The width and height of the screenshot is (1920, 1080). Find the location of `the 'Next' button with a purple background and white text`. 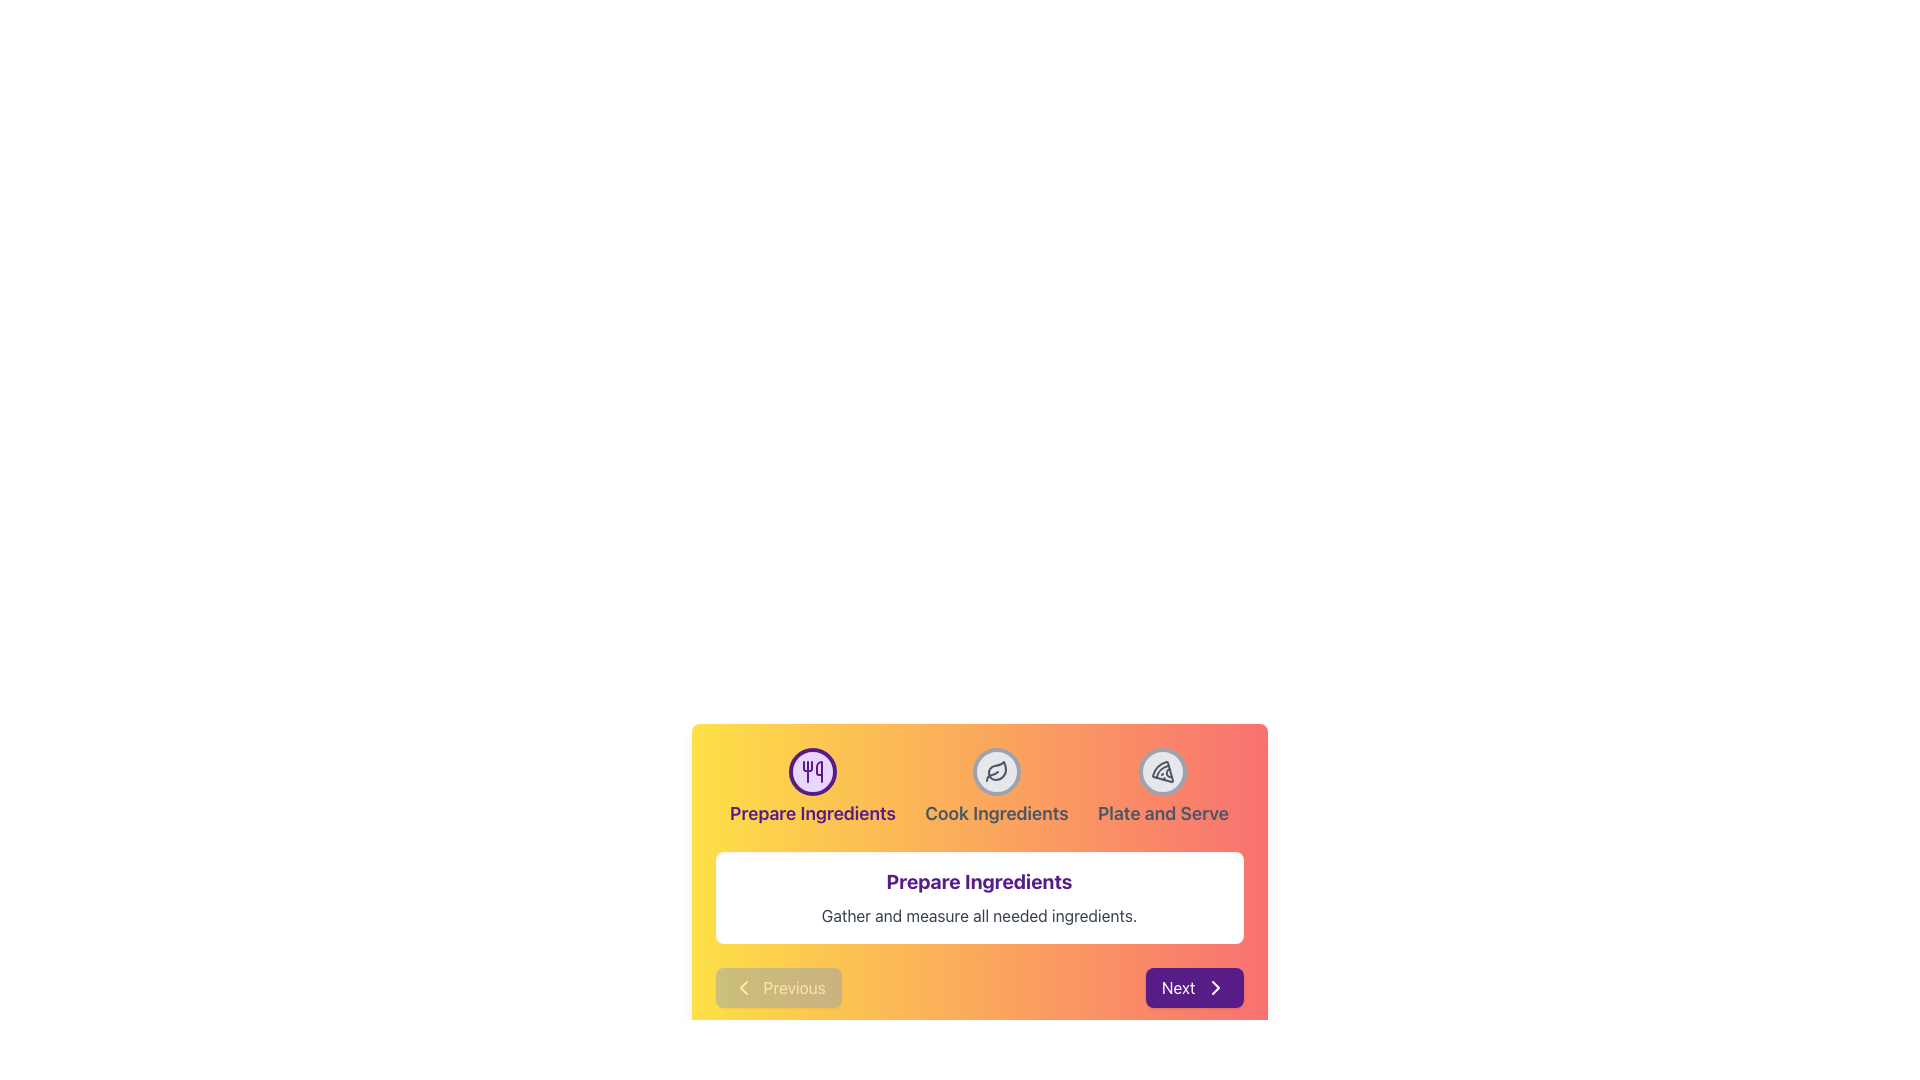

the 'Next' button with a purple background and white text is located at coordinates (1194, 986).